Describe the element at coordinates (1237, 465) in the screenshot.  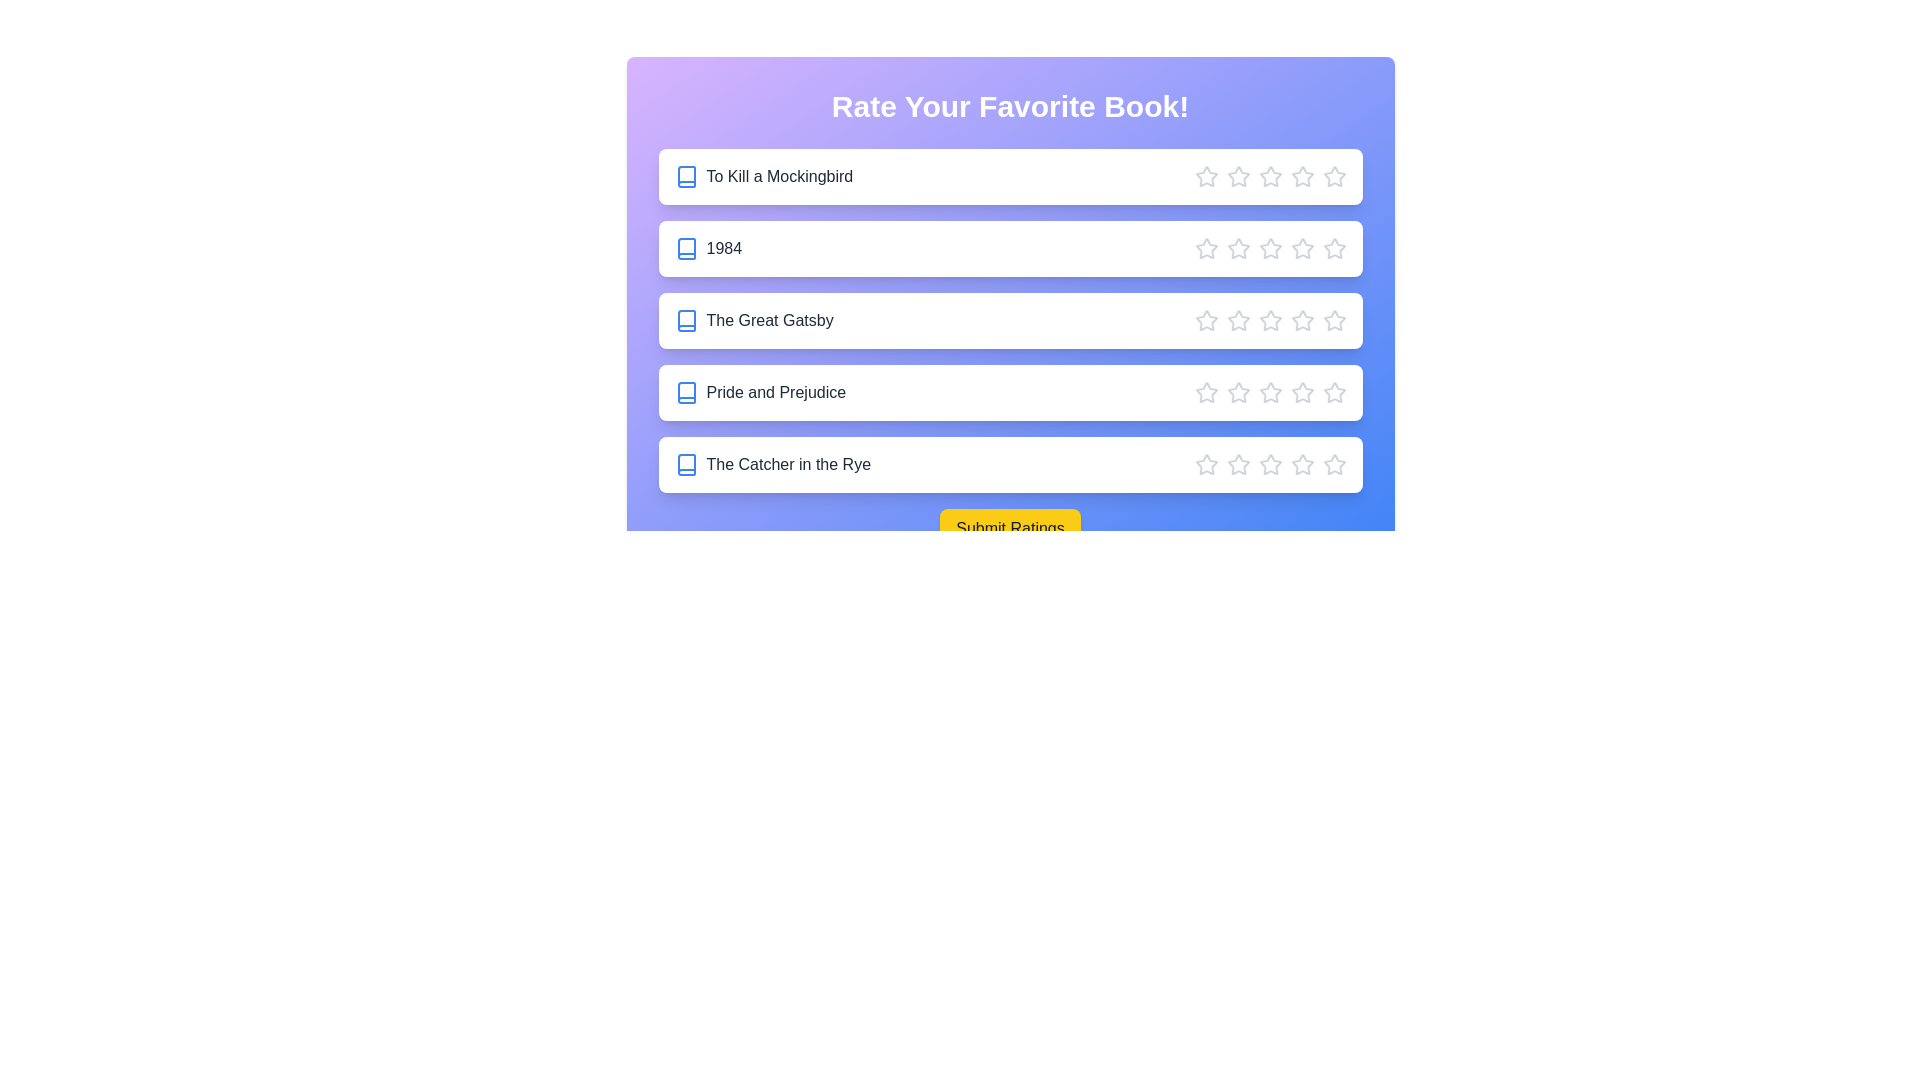
I see `the star corresponding to 2 stars for the book 'The Catcher in the Rye'` at that location.